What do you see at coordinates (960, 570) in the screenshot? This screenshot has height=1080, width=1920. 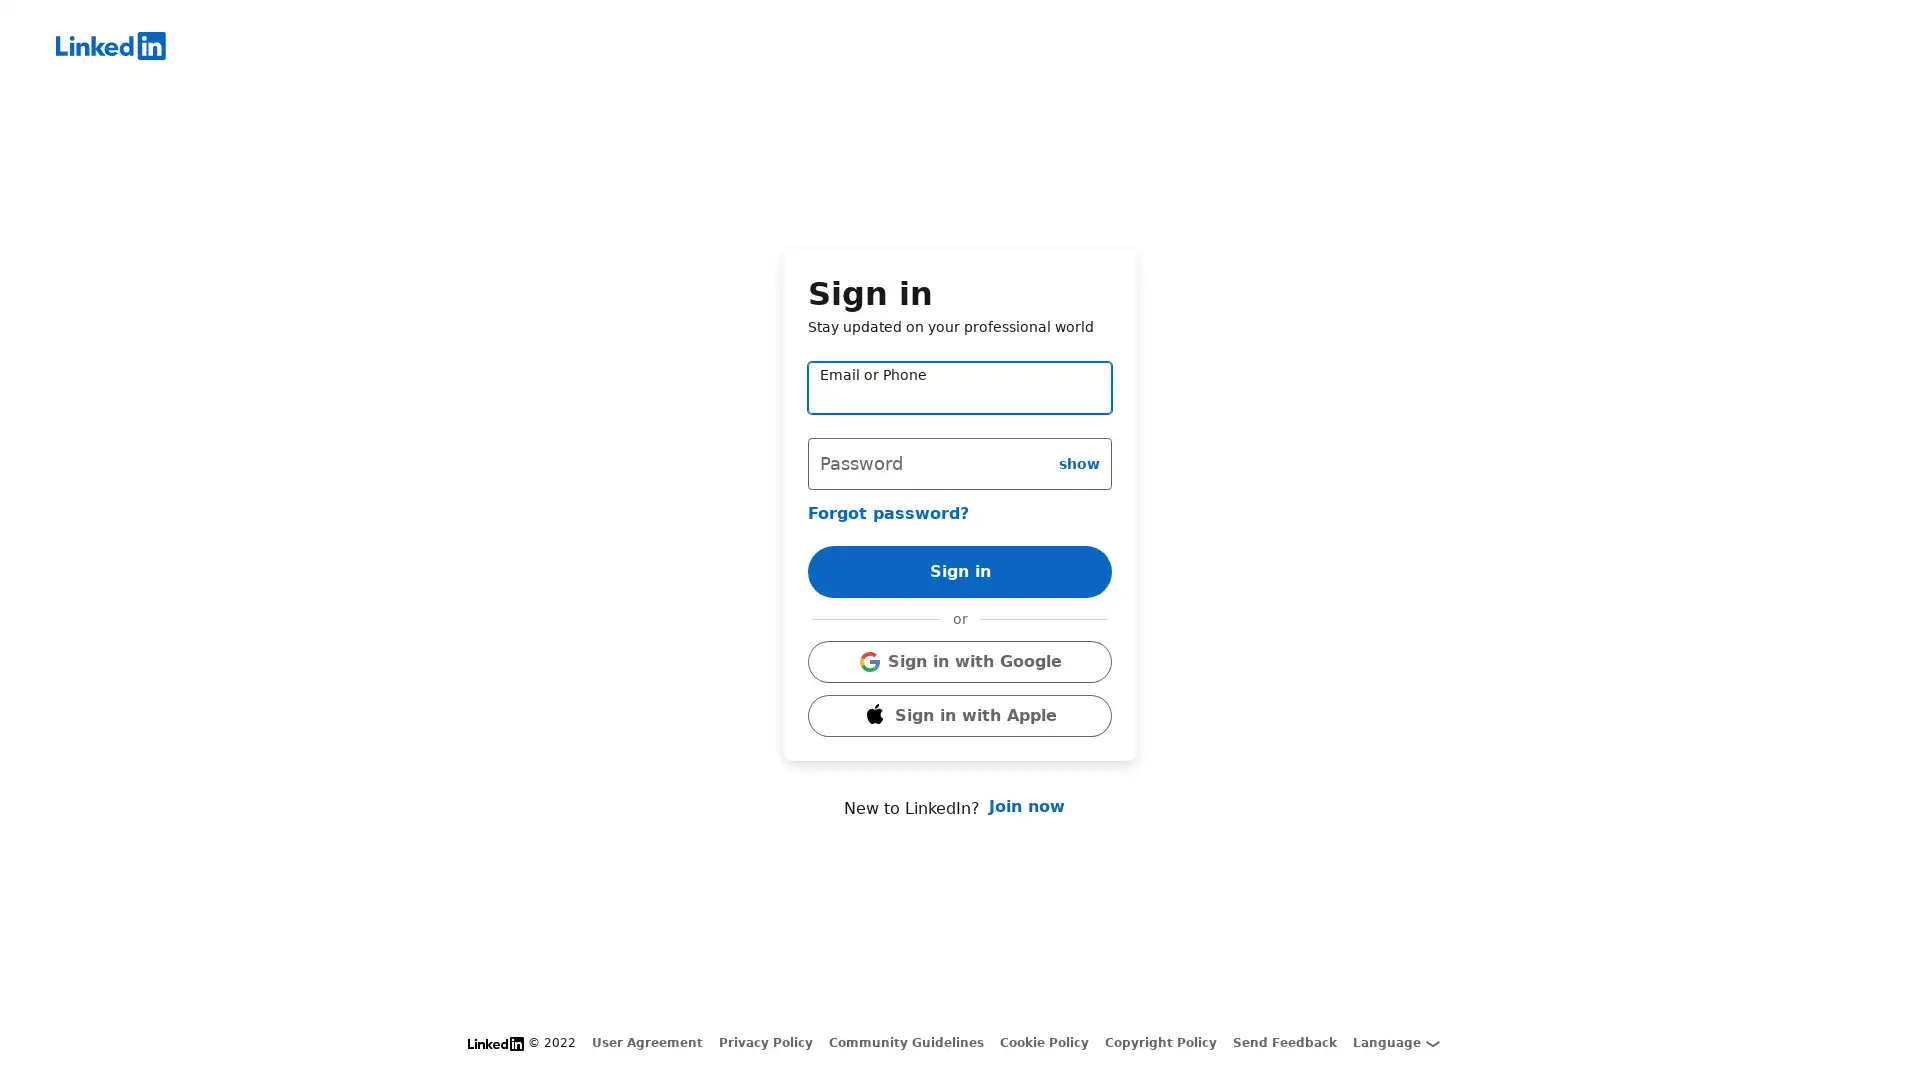 I see `Sign in` at bounding box center [960, 570].